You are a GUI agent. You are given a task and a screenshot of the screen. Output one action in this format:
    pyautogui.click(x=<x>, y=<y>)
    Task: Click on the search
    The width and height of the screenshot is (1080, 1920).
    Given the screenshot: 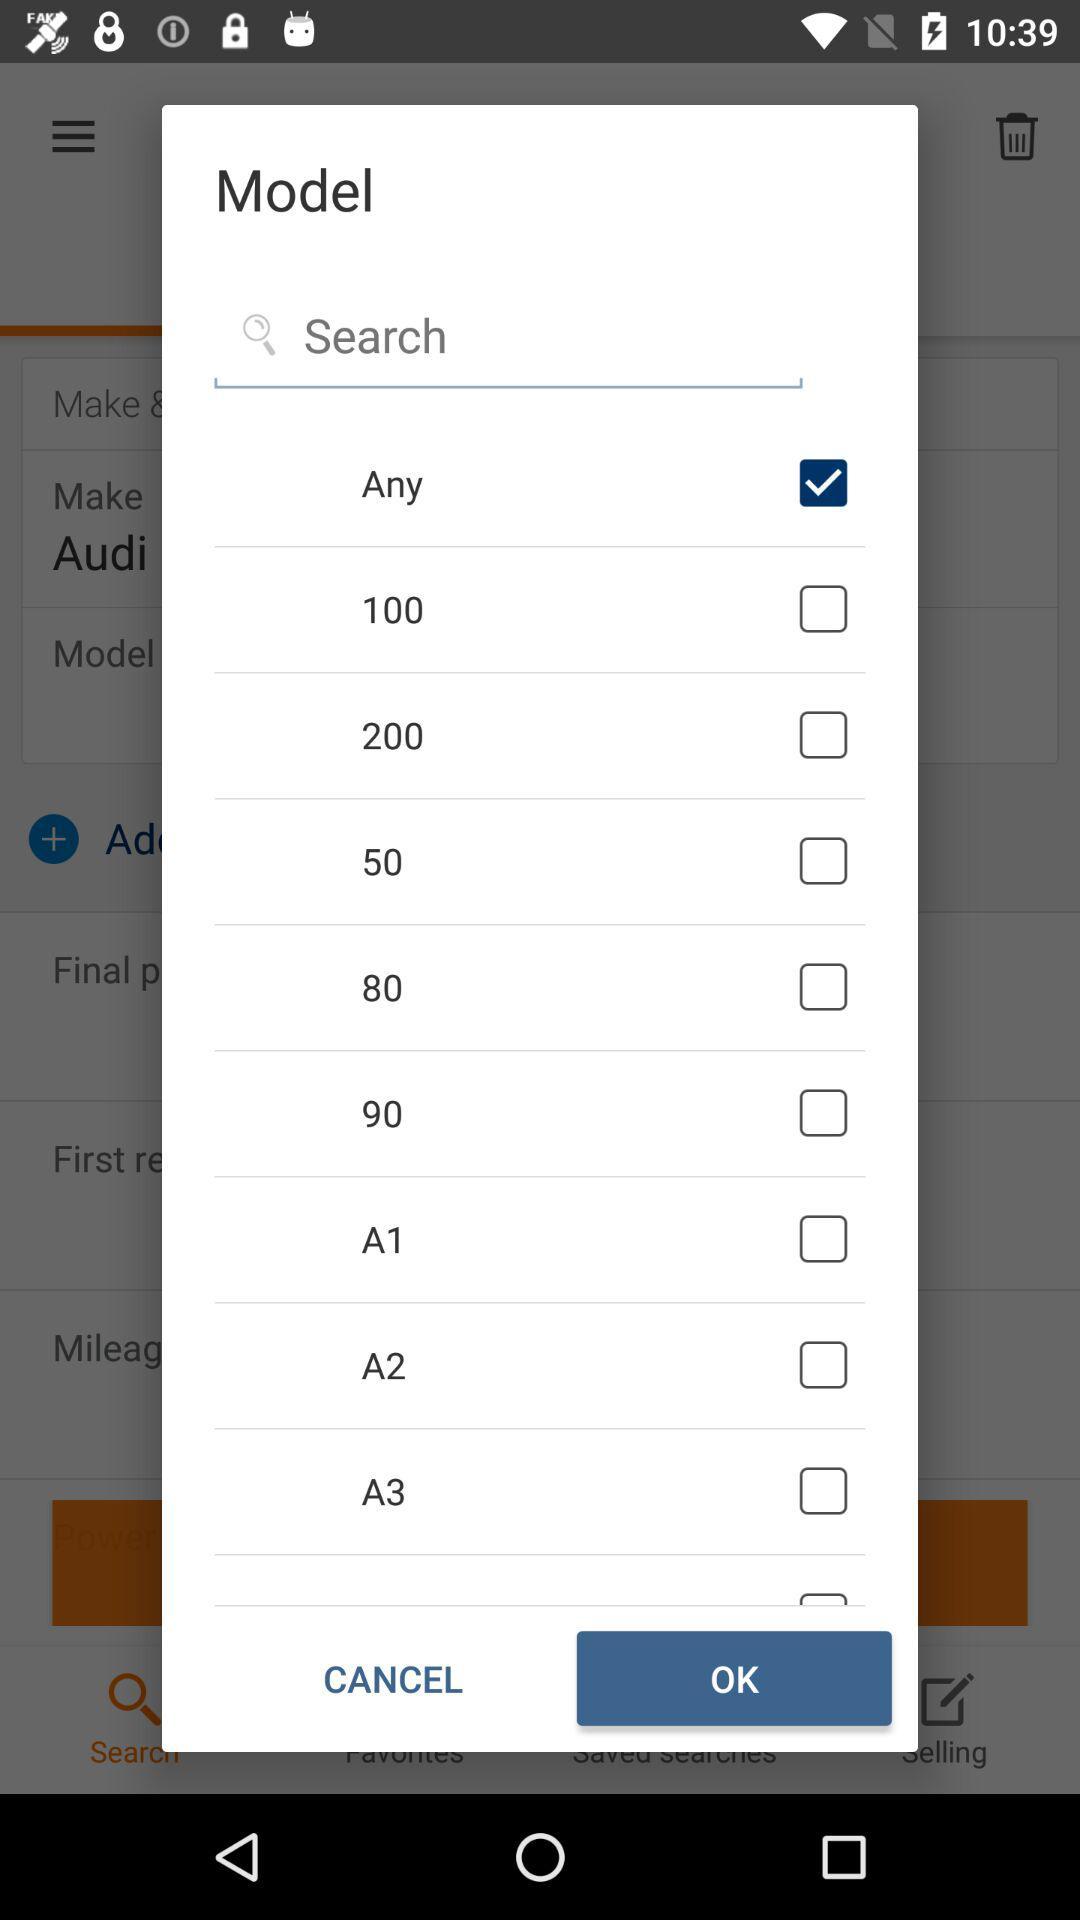 What is the action you would take?
    pyautogui.click(x=507, y=336)
    